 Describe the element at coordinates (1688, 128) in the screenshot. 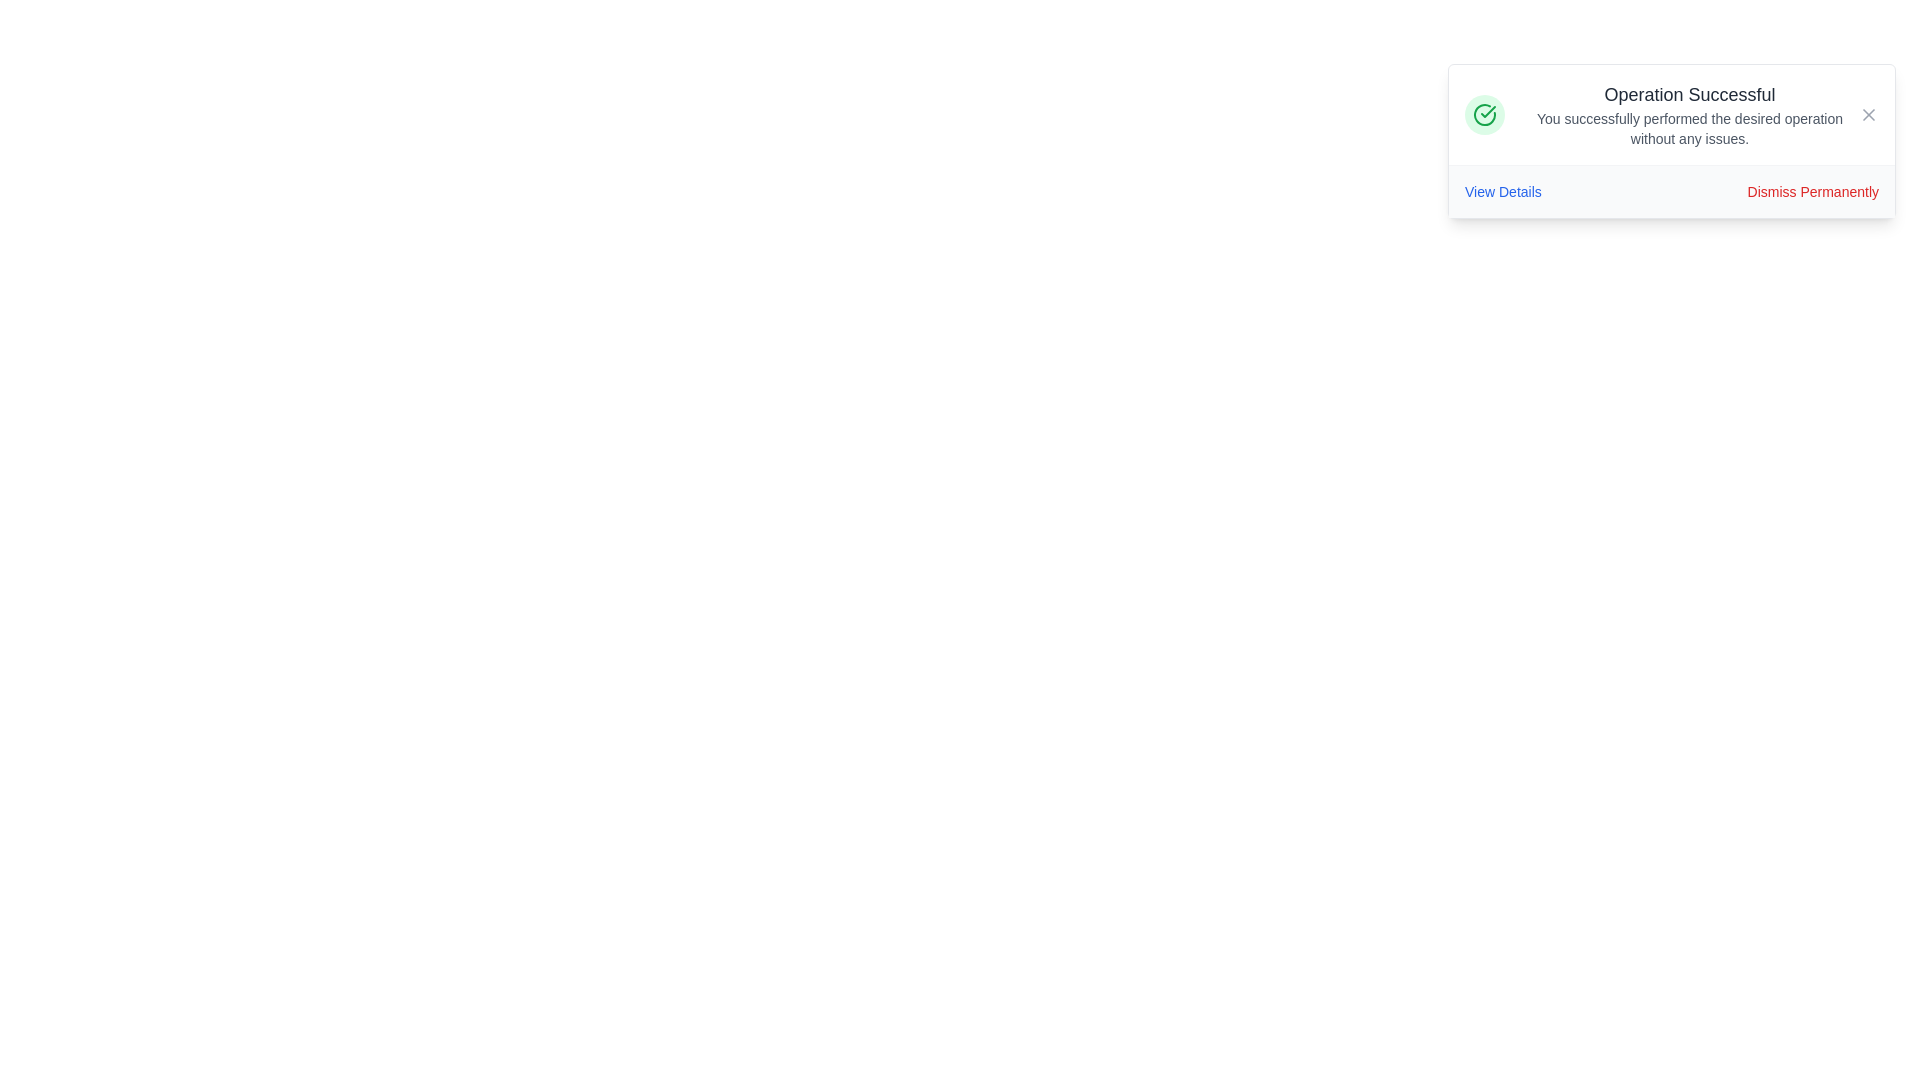

I see `the text element that reads 'You successfully performed the desired operation without any issues.', which is styled in a small font and light gray color, located below the title 'Operation Successful' in the notification card at the top-right corner of the interface` at that location.